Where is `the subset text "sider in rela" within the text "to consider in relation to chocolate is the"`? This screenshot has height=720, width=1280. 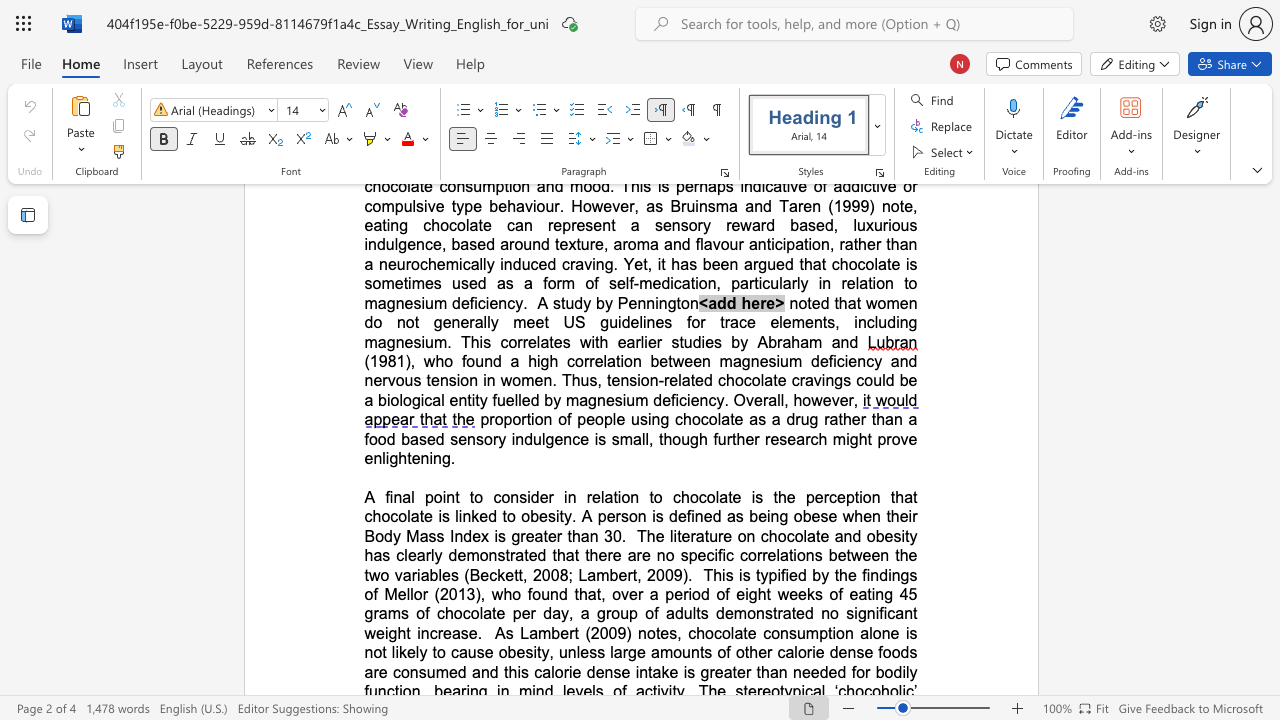 the subset text "sider in rela" within the text "to consider in relation to chocolate is the" is located at coordinates (519, 496).